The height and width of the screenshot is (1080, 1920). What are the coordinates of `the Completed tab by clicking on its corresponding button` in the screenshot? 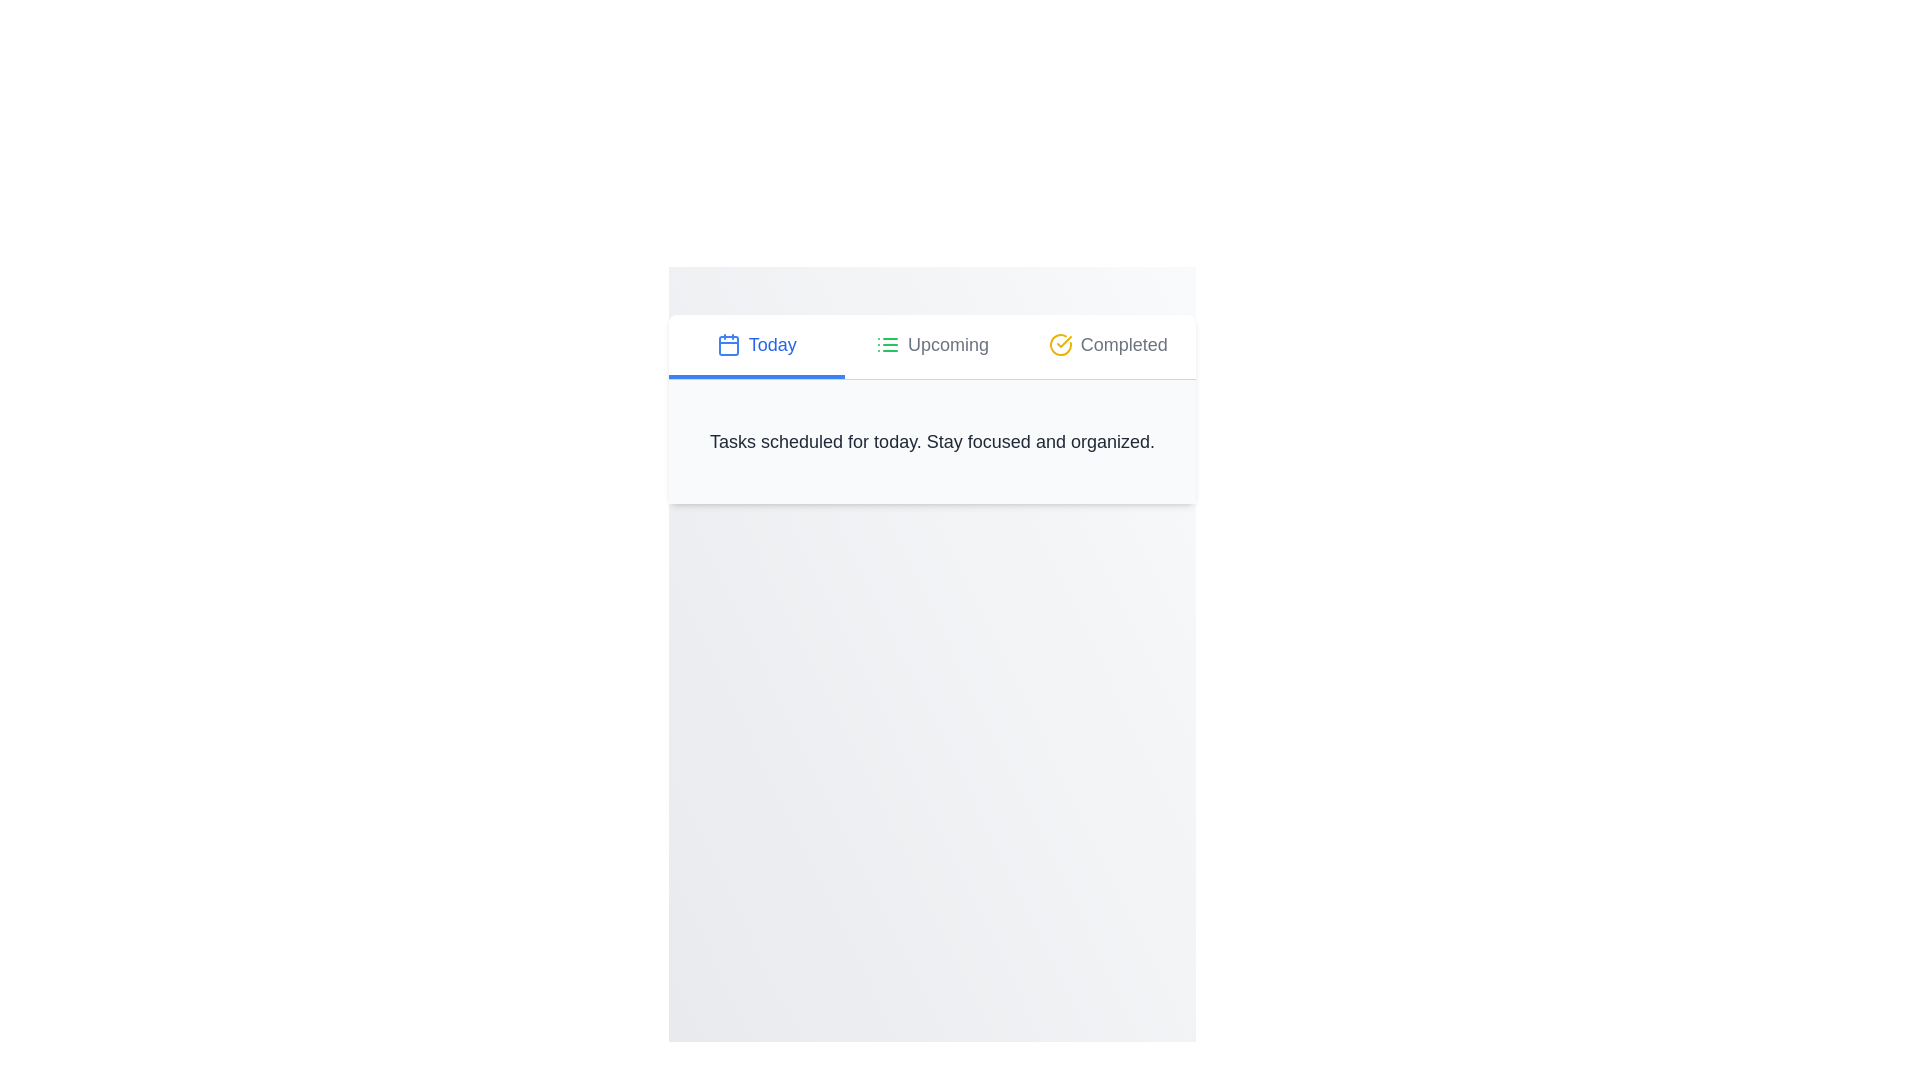 It's located at (1107, 346).